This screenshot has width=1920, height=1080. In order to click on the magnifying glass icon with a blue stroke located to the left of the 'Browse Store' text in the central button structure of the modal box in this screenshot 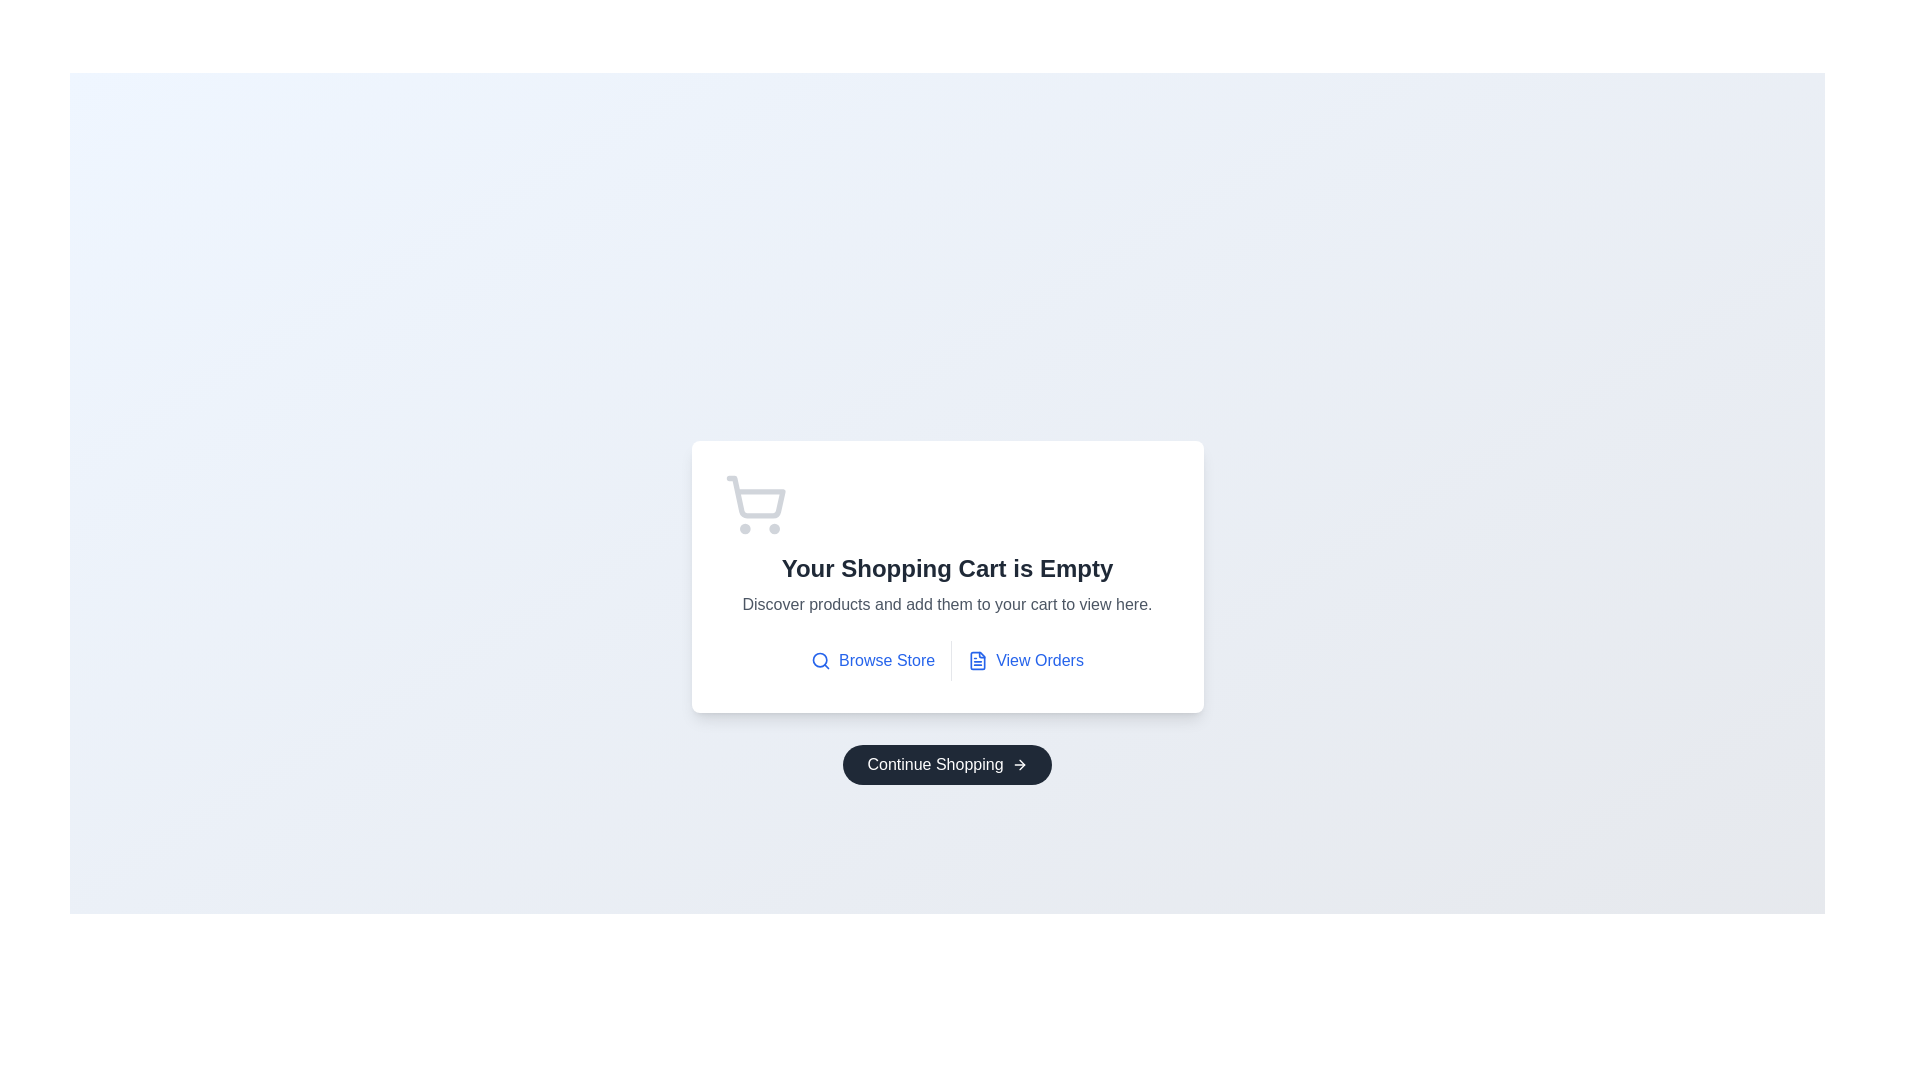, I will do `click(821, 660)`.